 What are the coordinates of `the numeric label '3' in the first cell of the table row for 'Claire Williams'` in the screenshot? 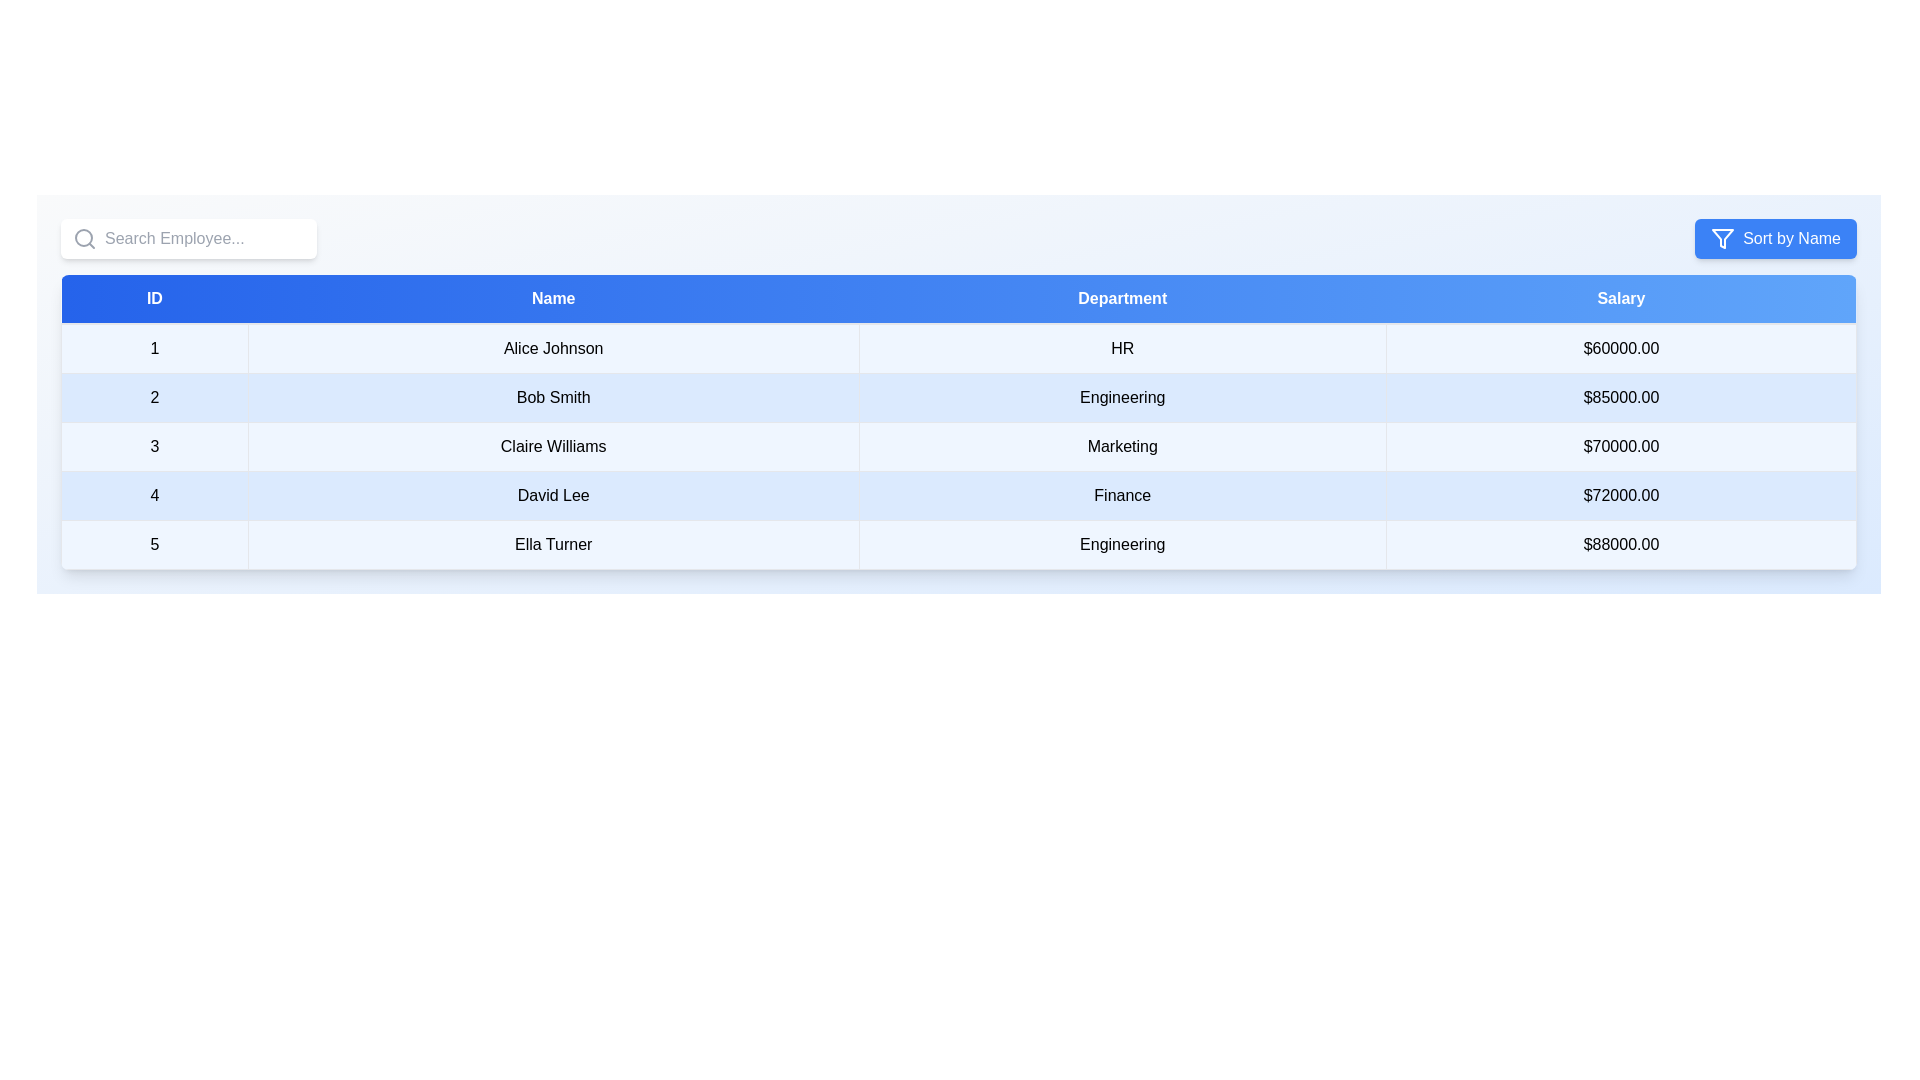 It's located at (153, 446).